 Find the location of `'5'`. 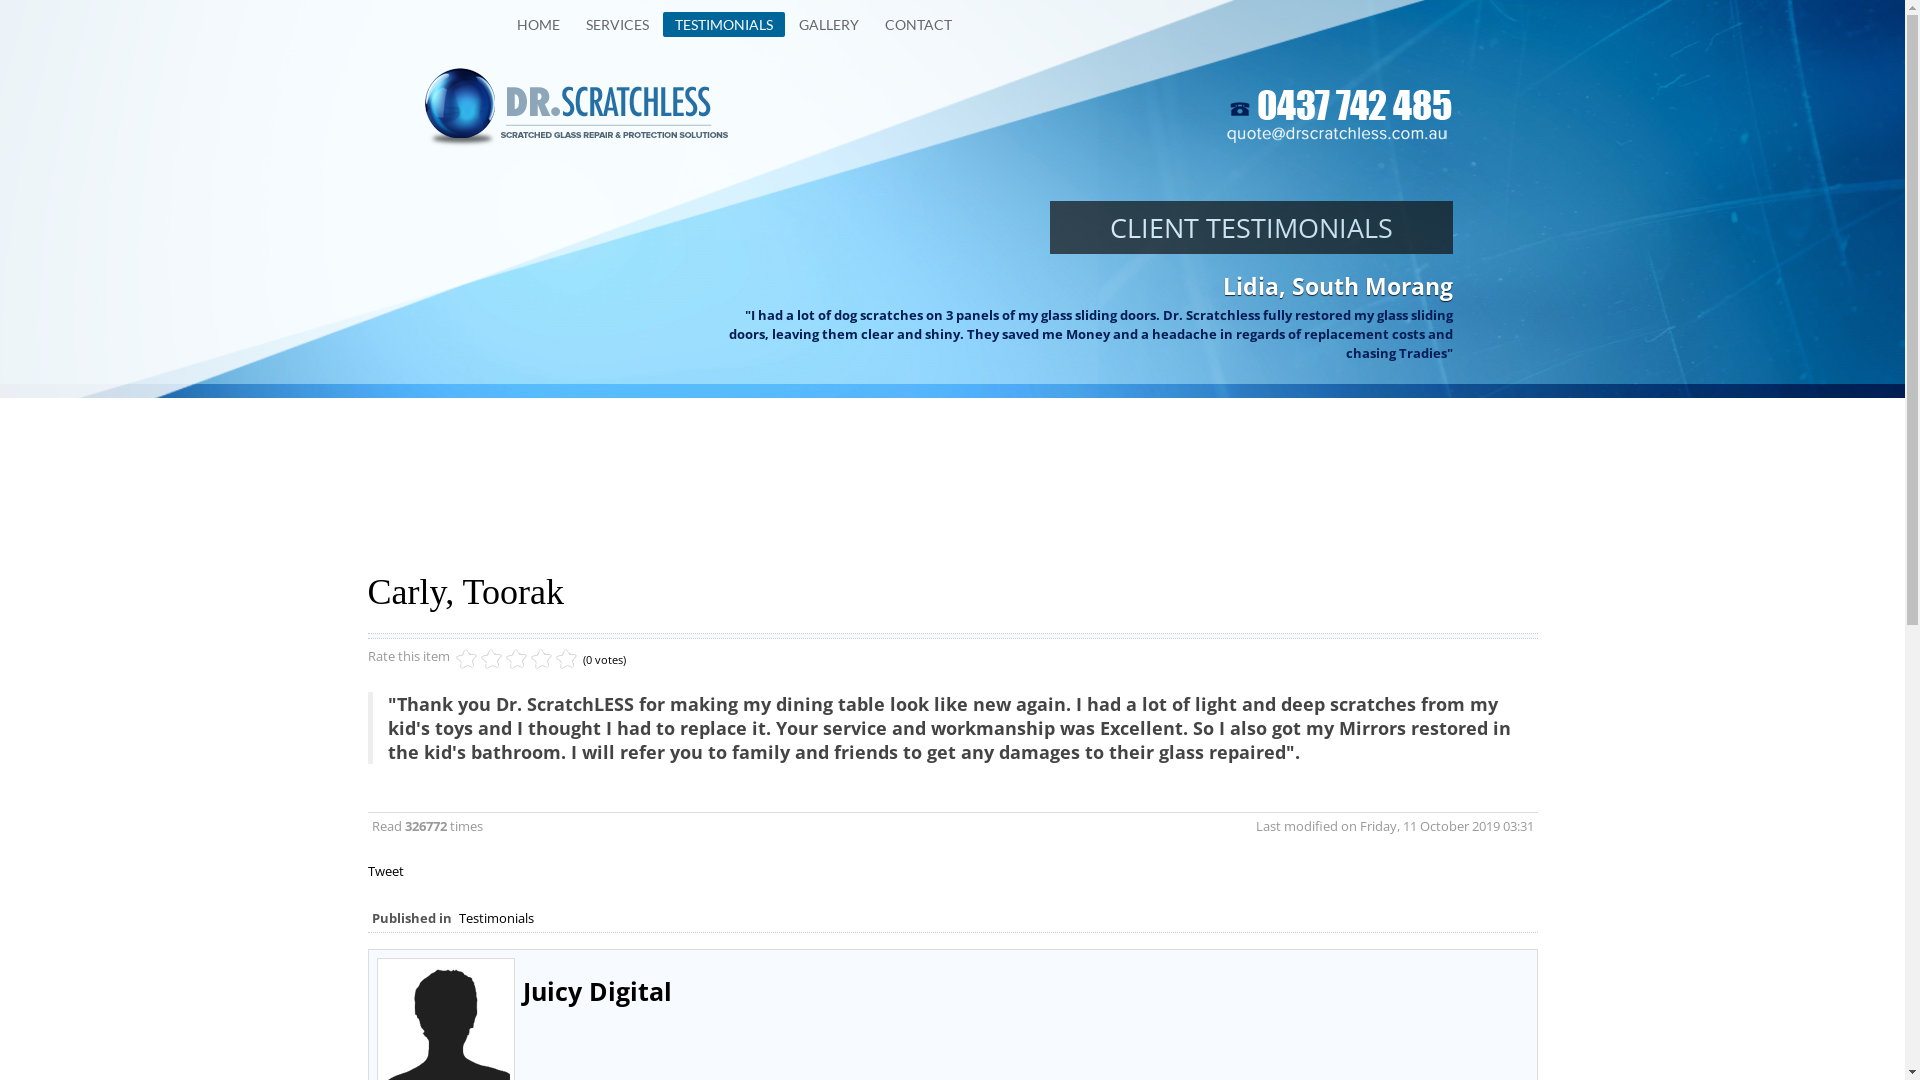

'5' is located at coordinates (516, 659).